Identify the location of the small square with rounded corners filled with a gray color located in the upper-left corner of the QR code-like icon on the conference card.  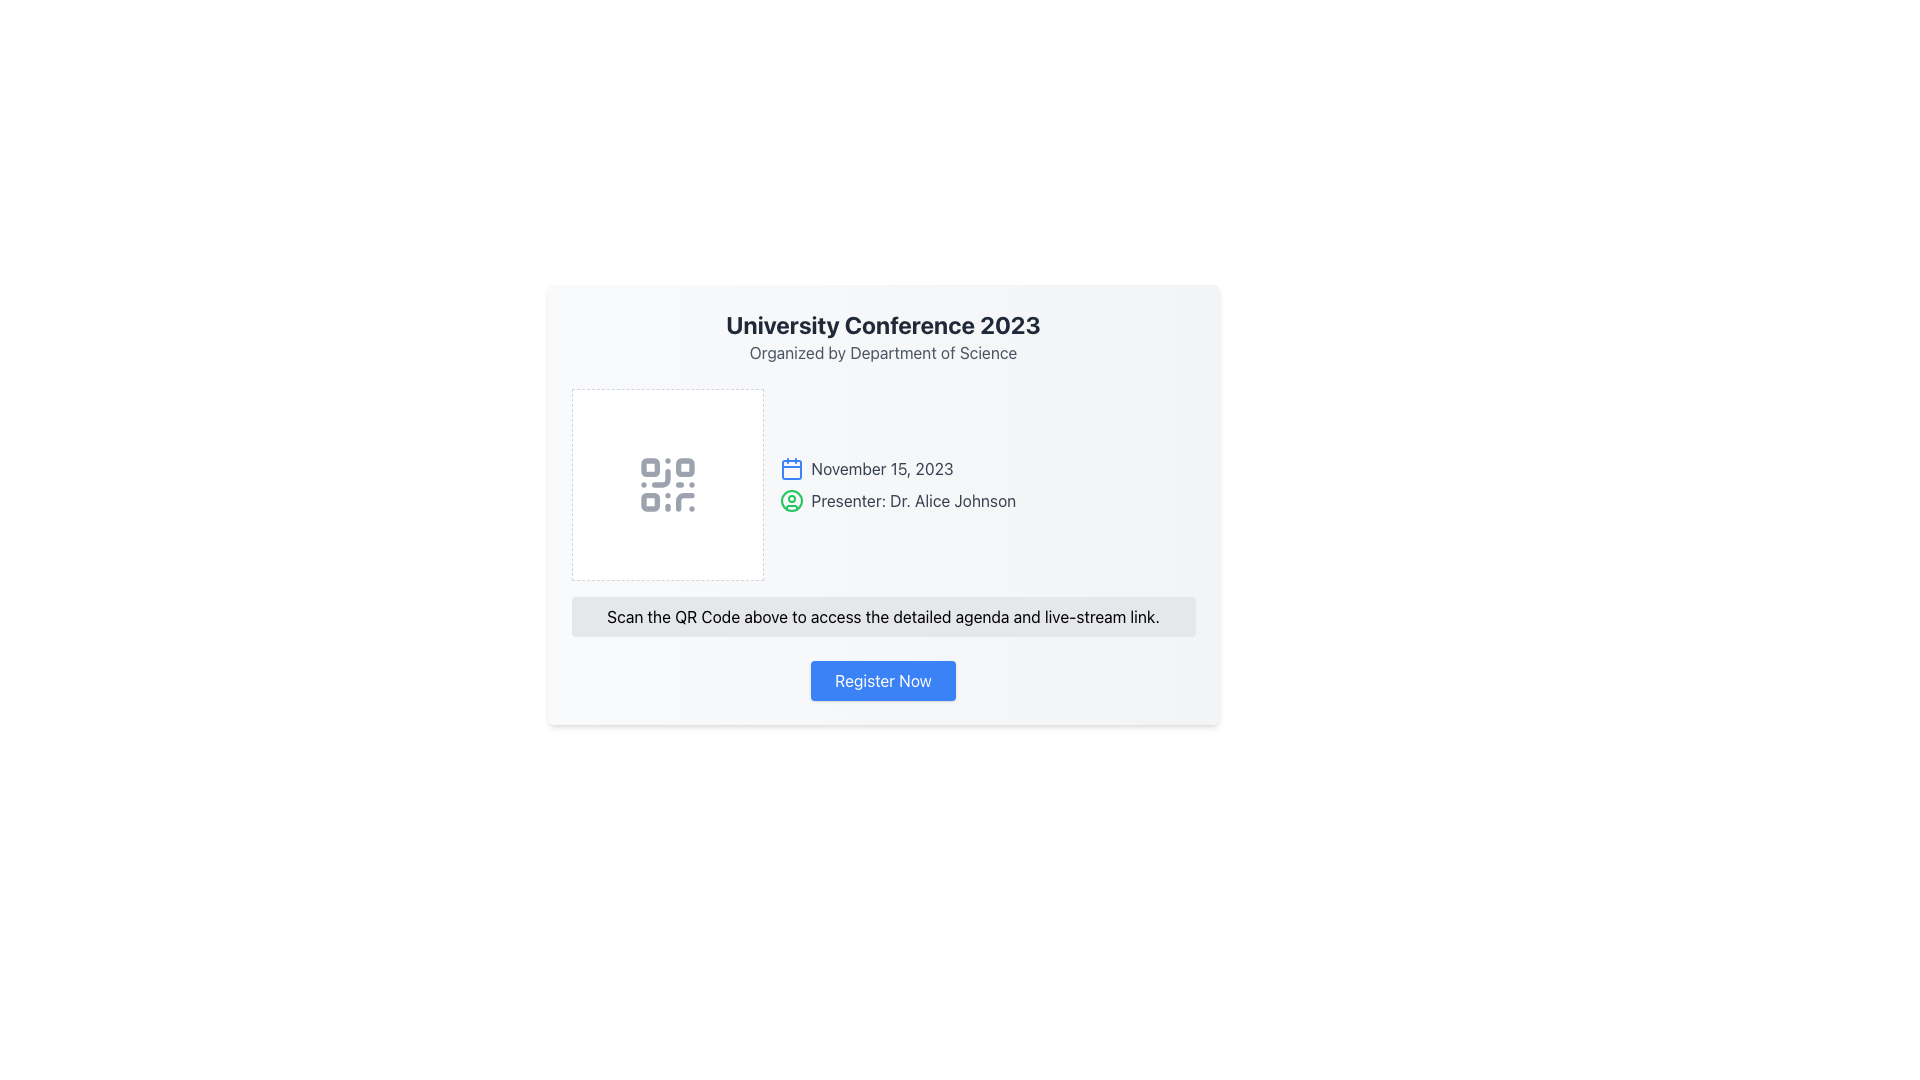
(650, 467).